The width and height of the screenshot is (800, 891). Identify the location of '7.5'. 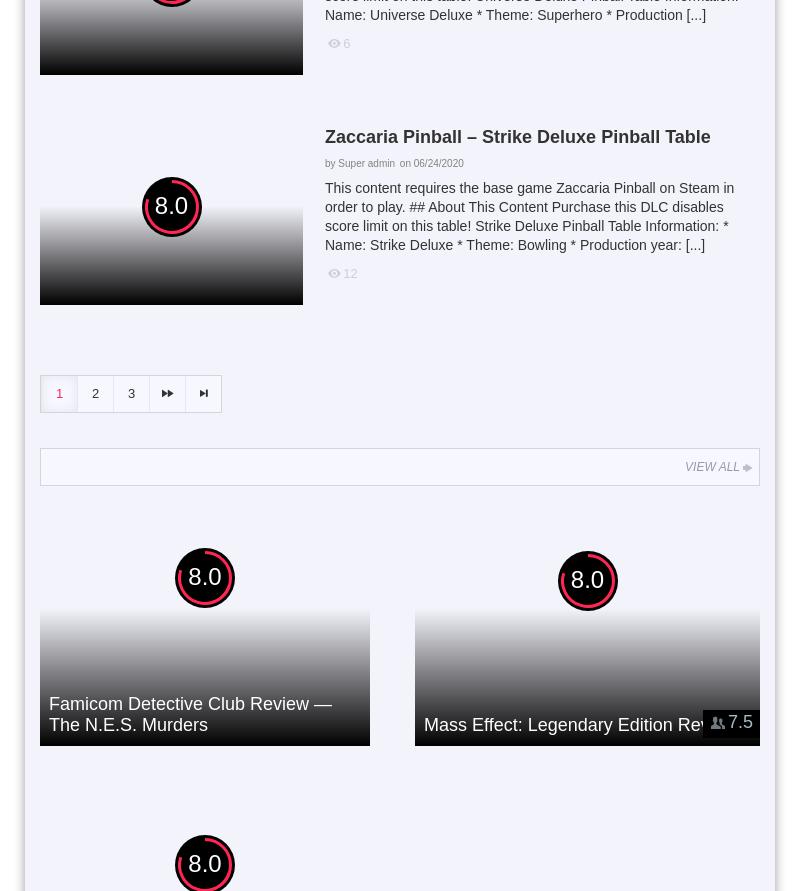
(740, 720).